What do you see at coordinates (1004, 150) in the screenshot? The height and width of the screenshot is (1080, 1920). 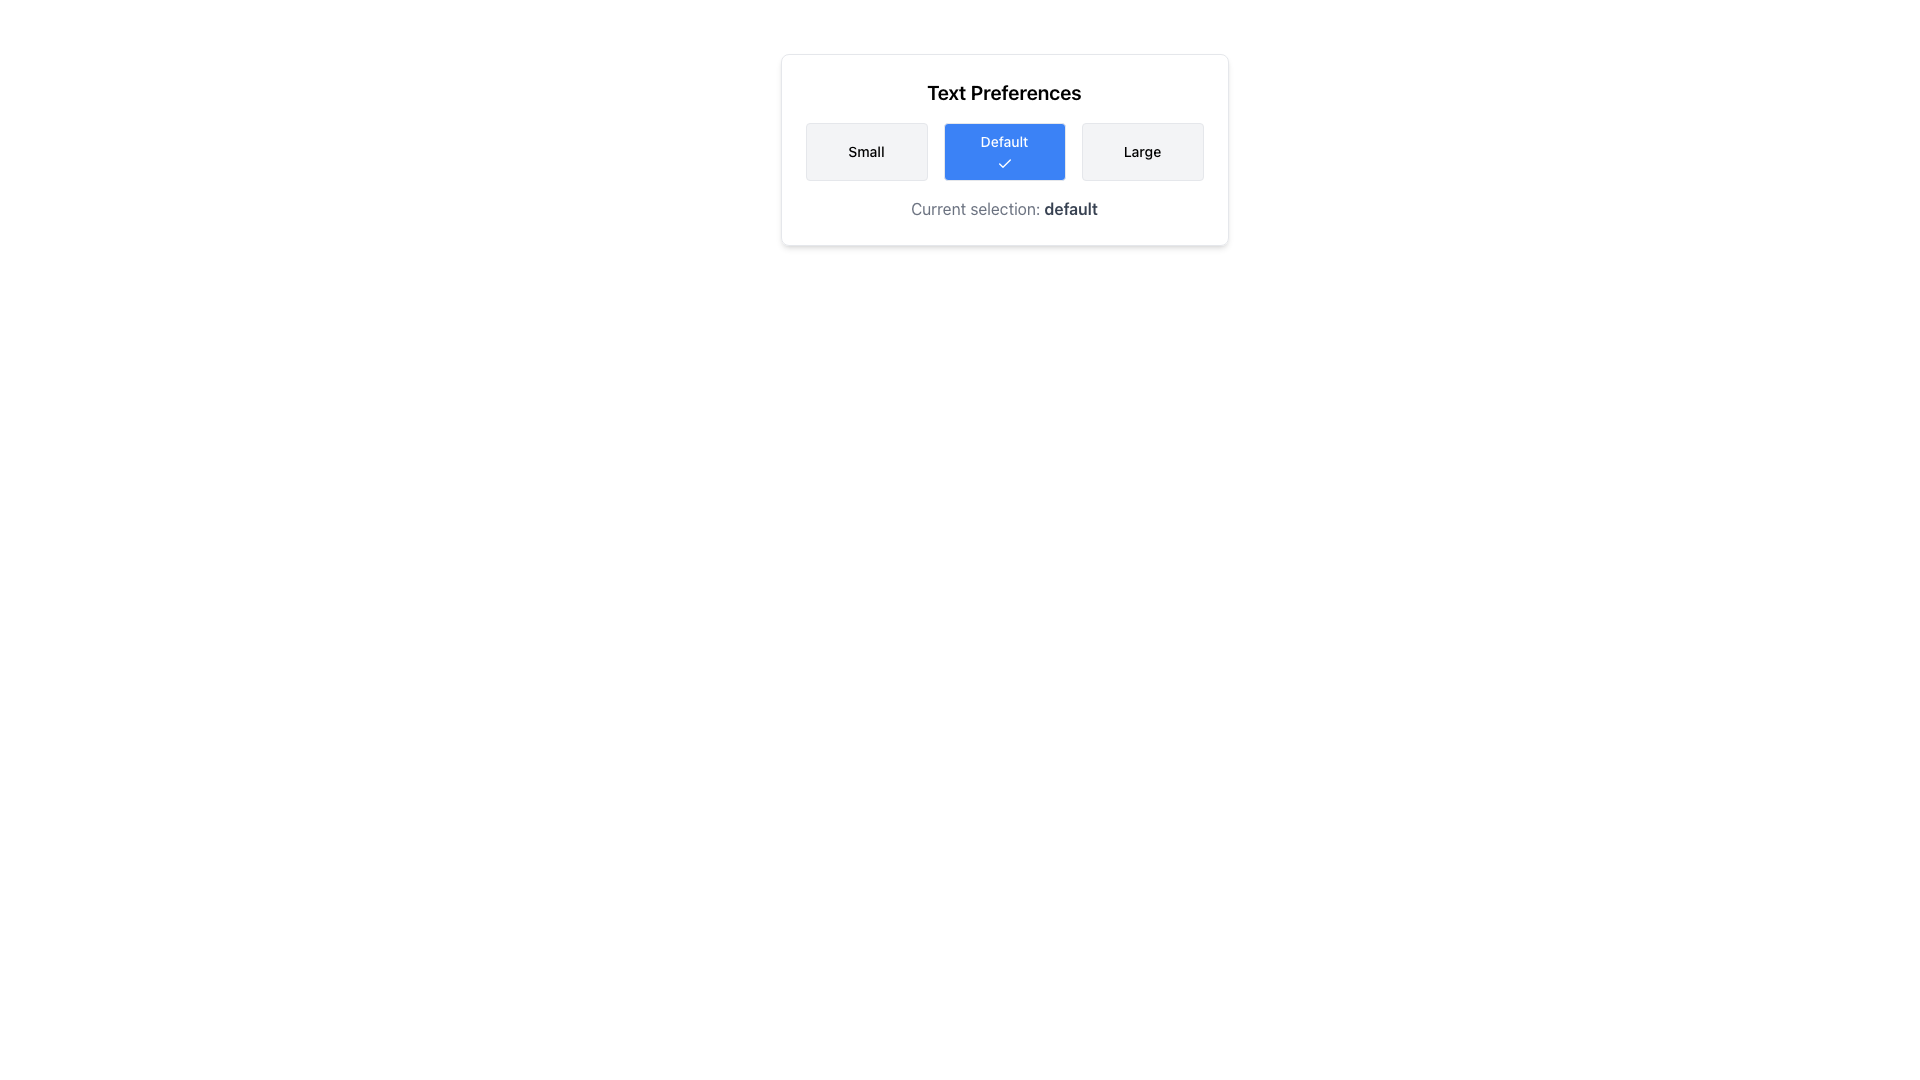 I see `the middle button labeled 'Default' with a blue background and a checkmark icon beneath it, which is positioned centrally in a three-button group under the 'Text Preferences' title` at bounding box center [1004, 150].